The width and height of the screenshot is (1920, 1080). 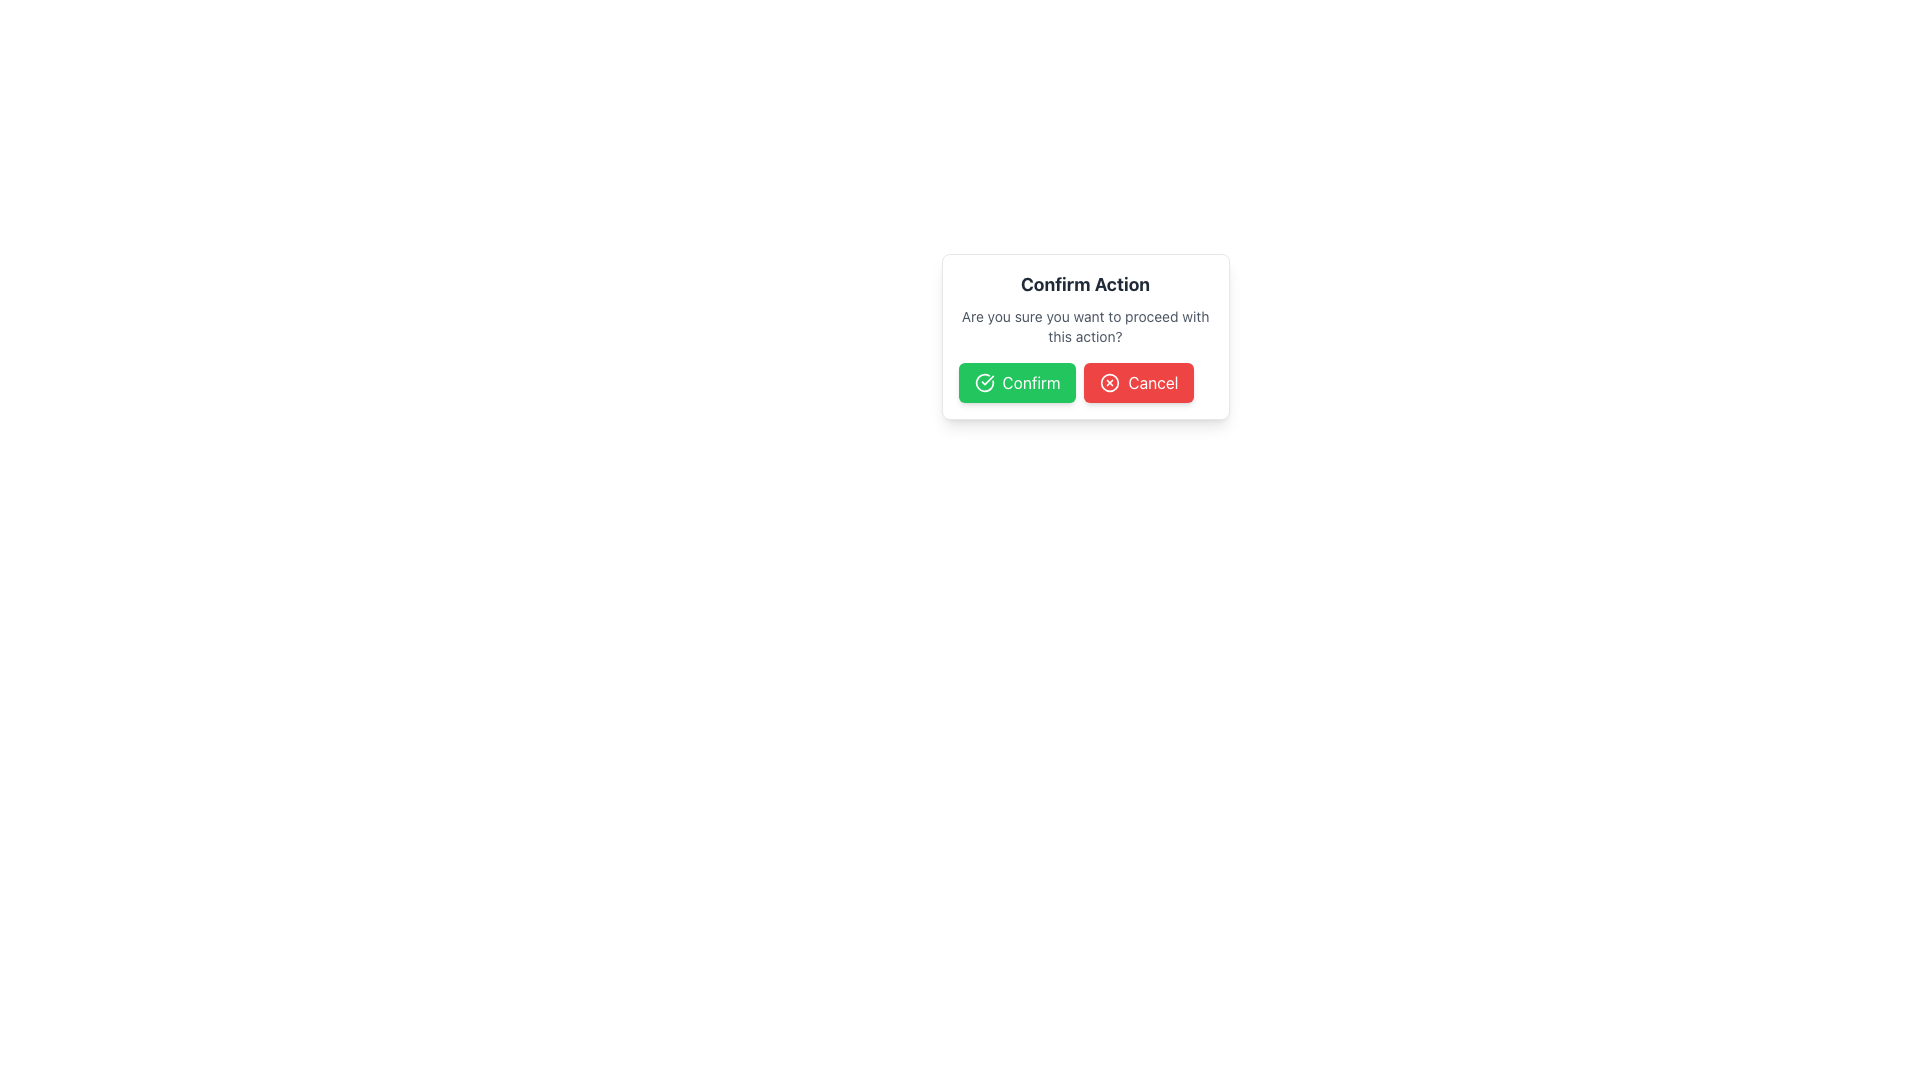 What do you see at coordinates (1139, 382) in the screenshot?
I see `the red 'Cancel' button with a white 'x' icon` at bounding box center [1139, 382].